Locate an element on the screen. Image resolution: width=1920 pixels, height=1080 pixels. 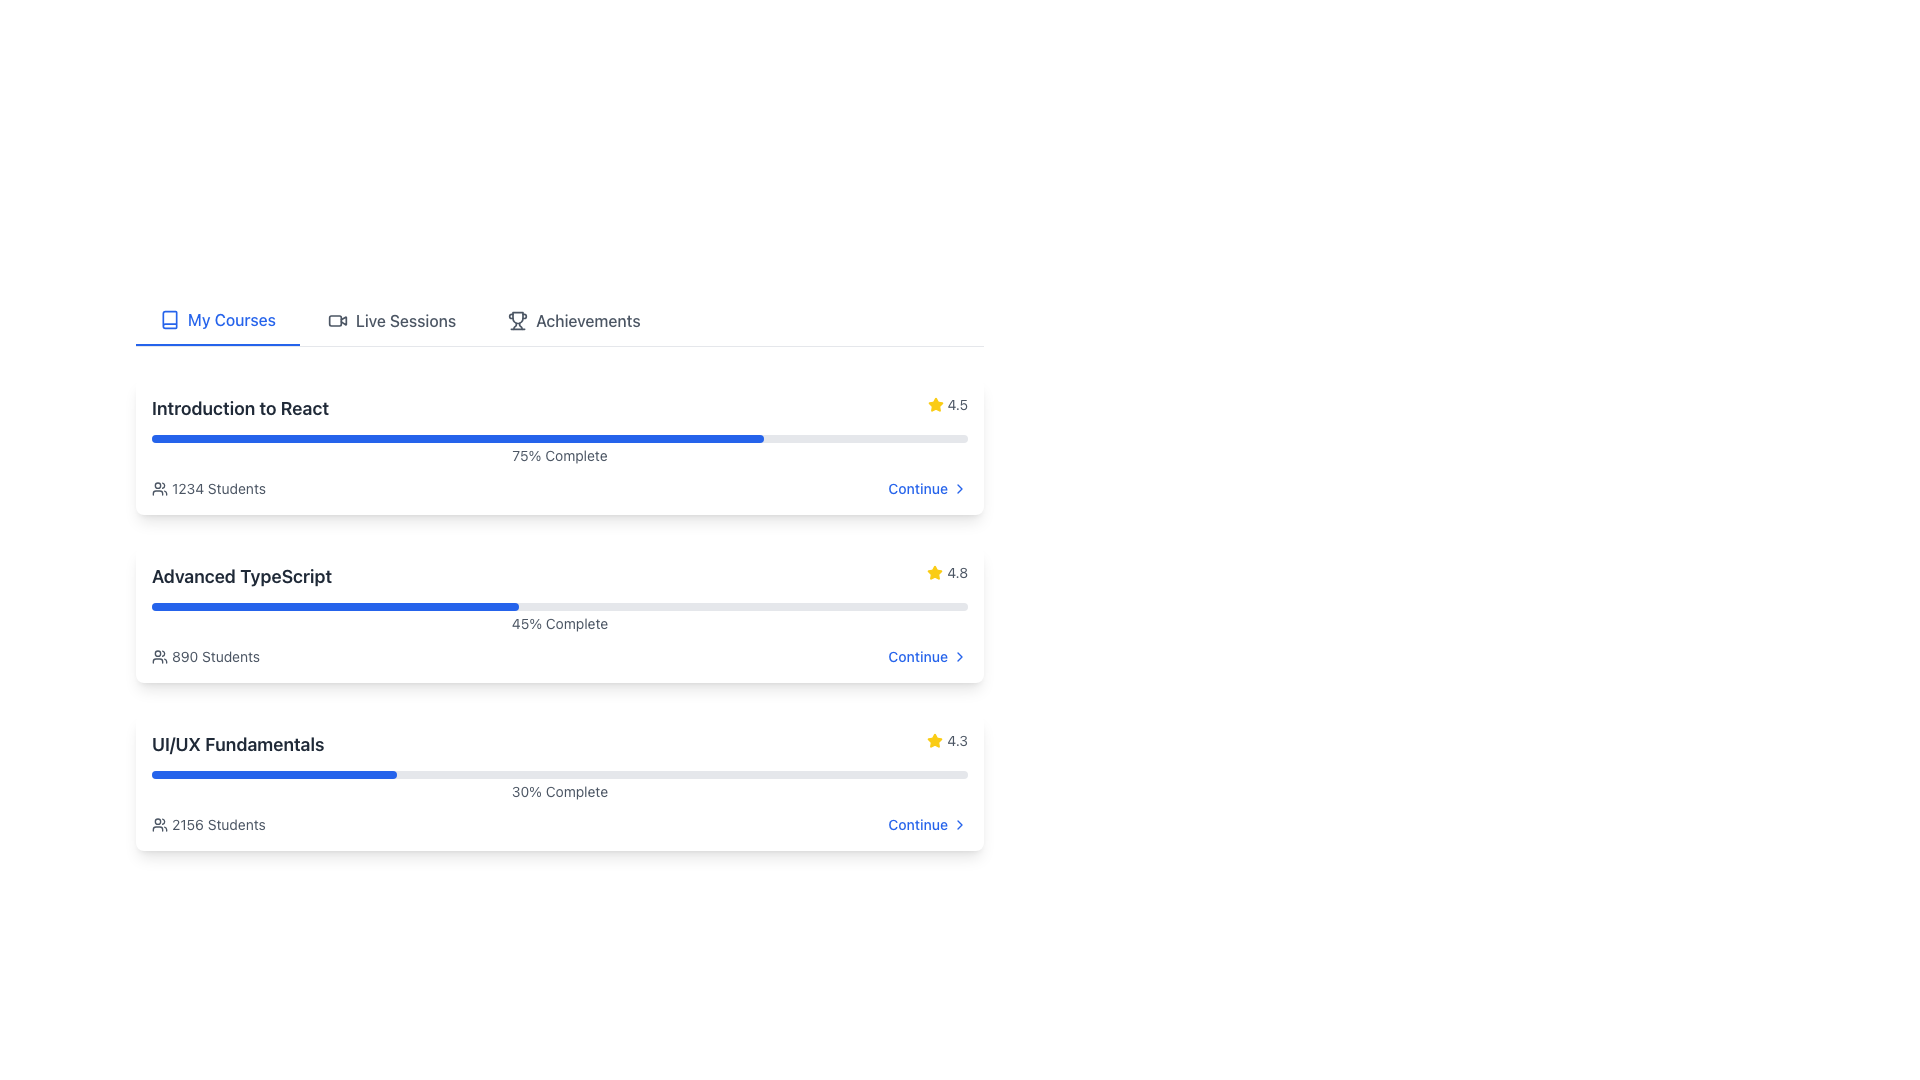
the progress bar segment indicating 30% completion for the 'UI/UX Fundamentals' course, located within the last progress bar in the UI is located at coordinates (273, 774).